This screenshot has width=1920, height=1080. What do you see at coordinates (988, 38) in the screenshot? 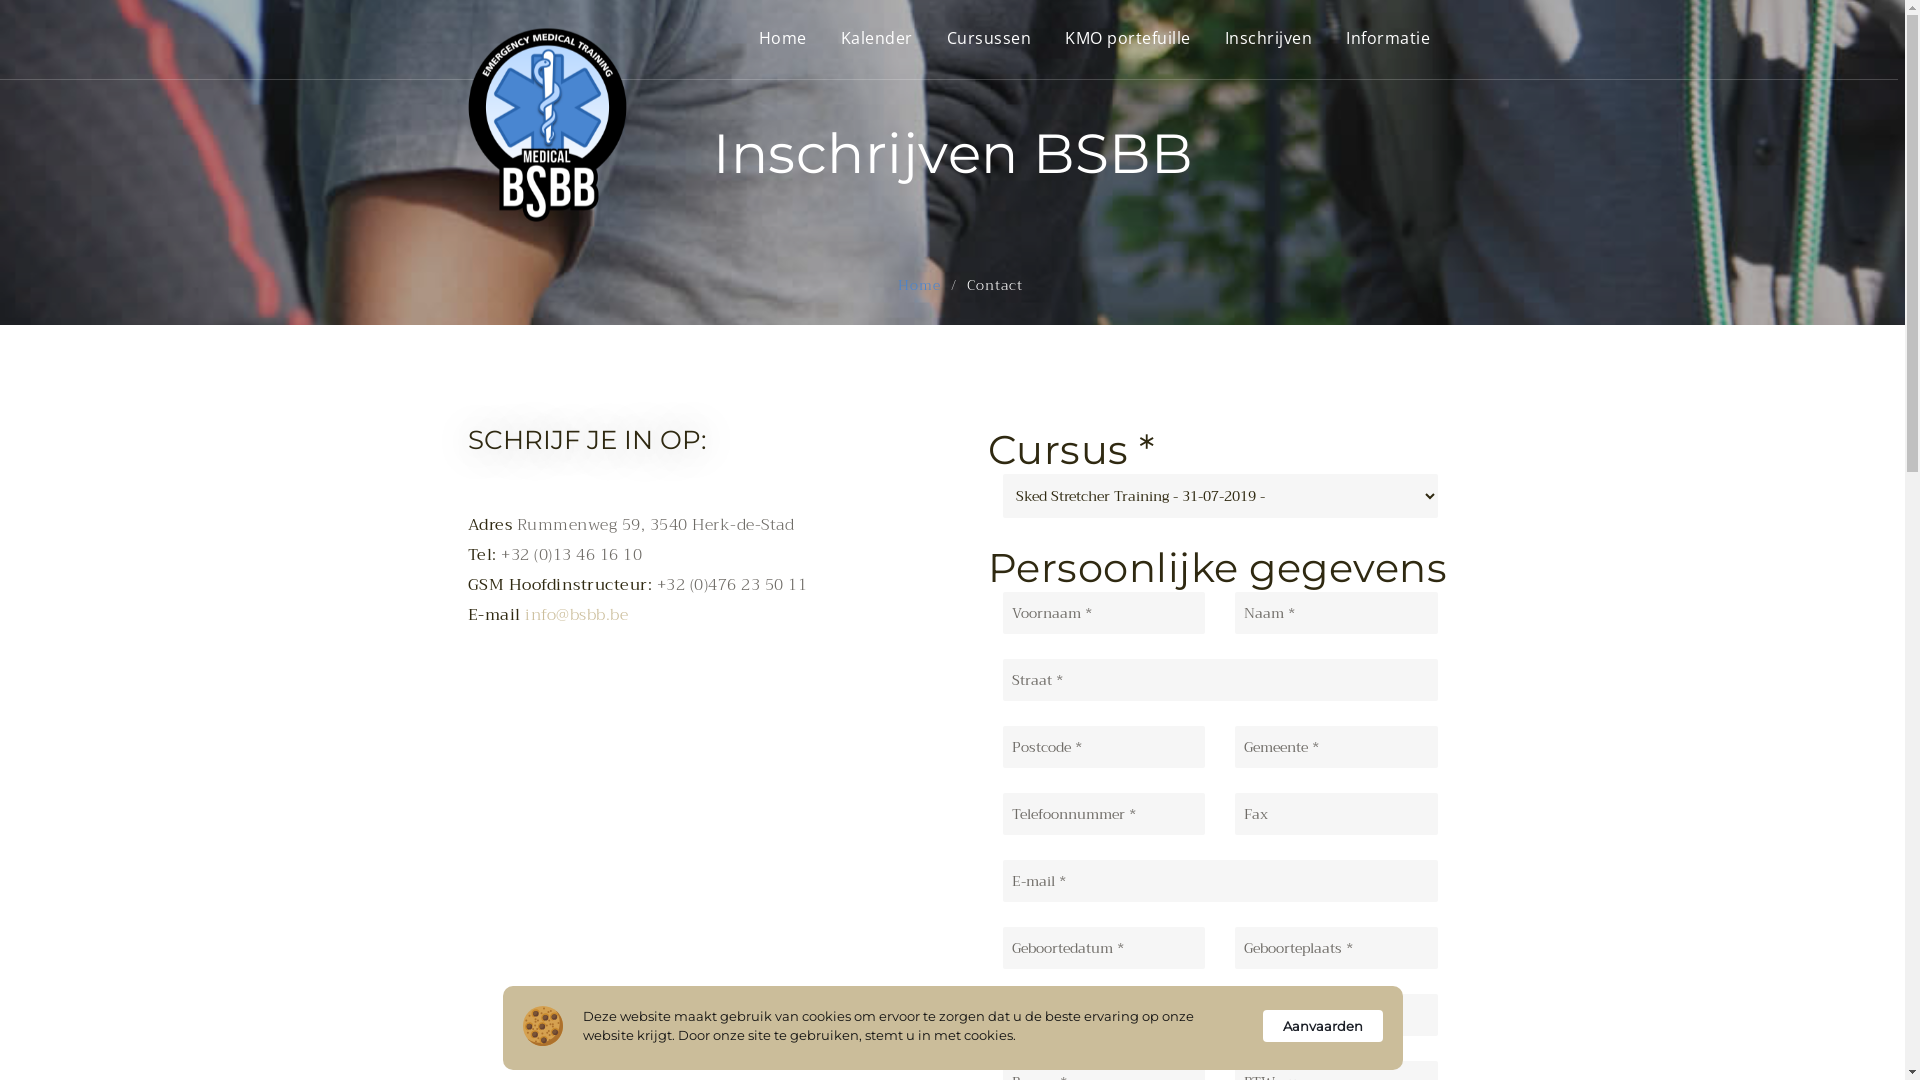
I see `'Cursussen'` at bounding box center [988, 38].